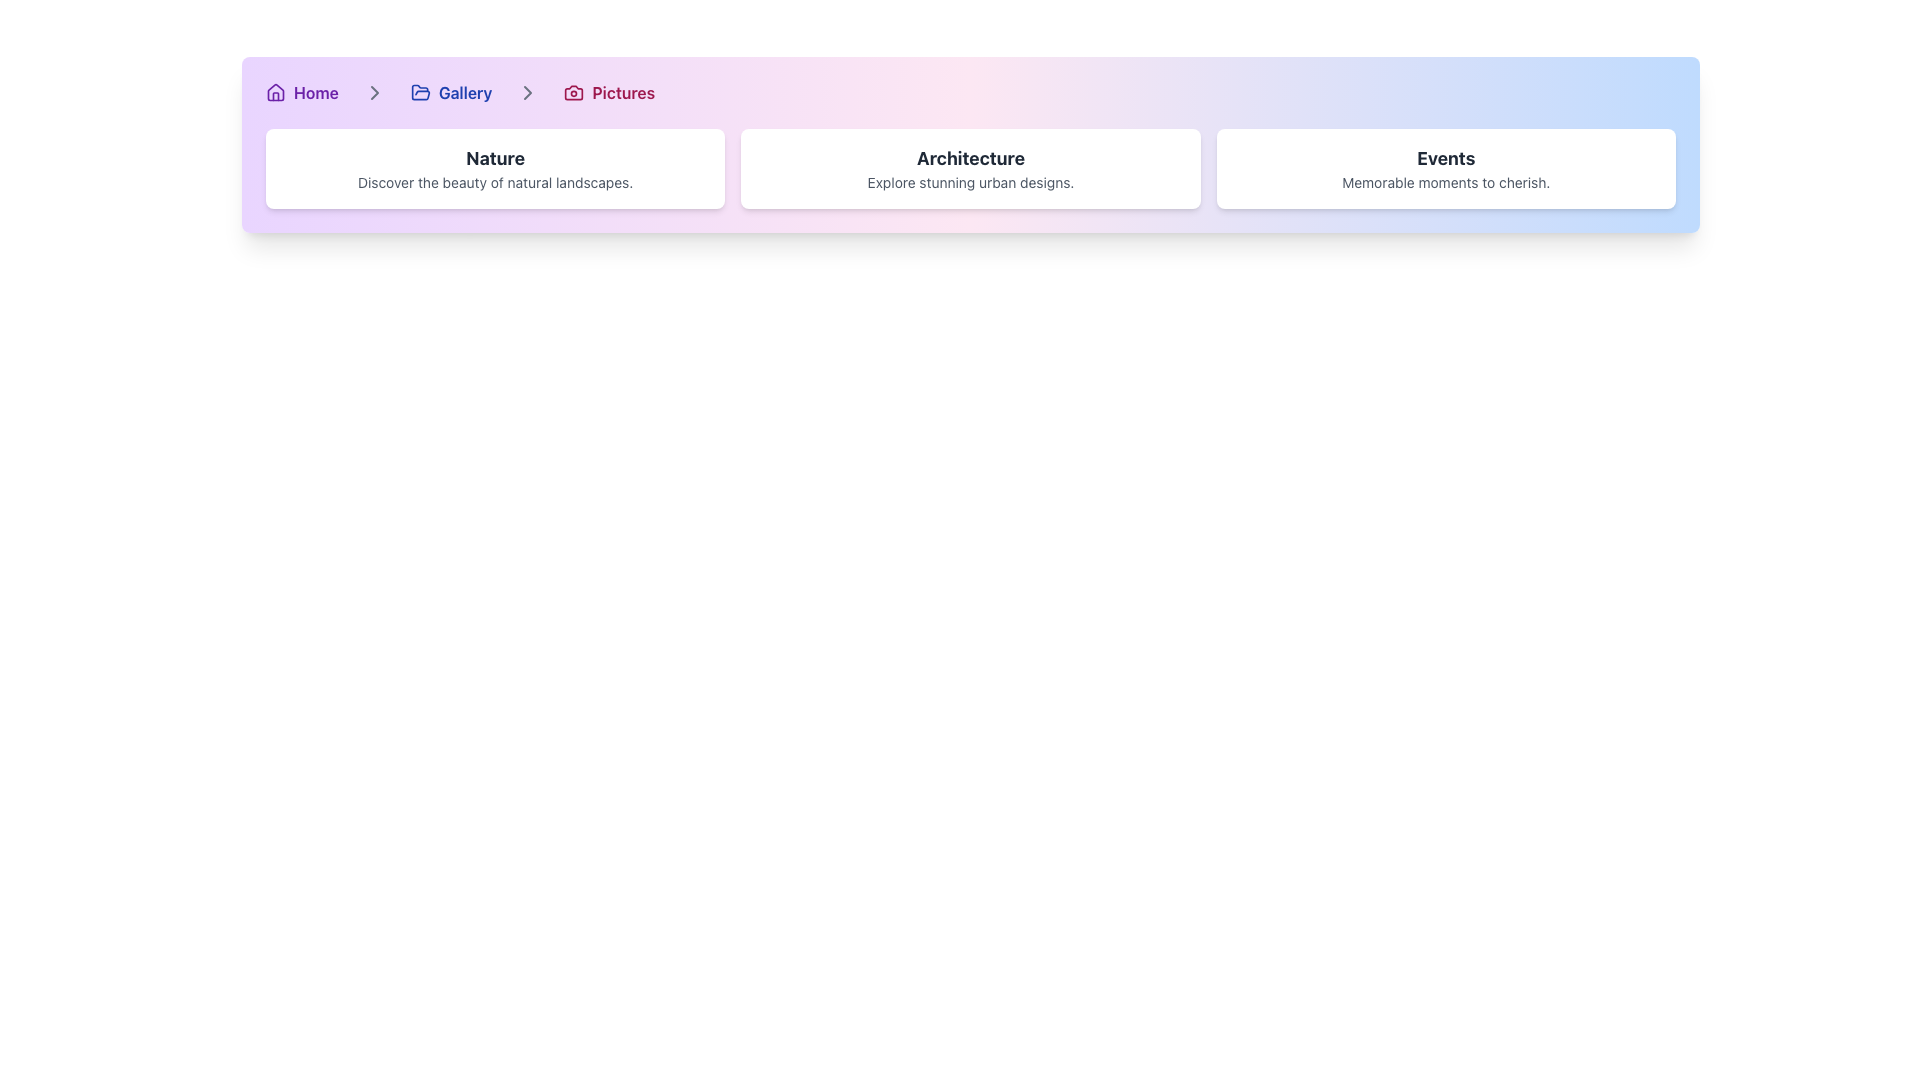 The width and height of the screenshot is (1920, 1080). I want to click on the visual separator icon in the breadcrumb navigation, located between 'Gallery' and 'Pictures', to interact with it if interactivity is supported, so click(528, 92).